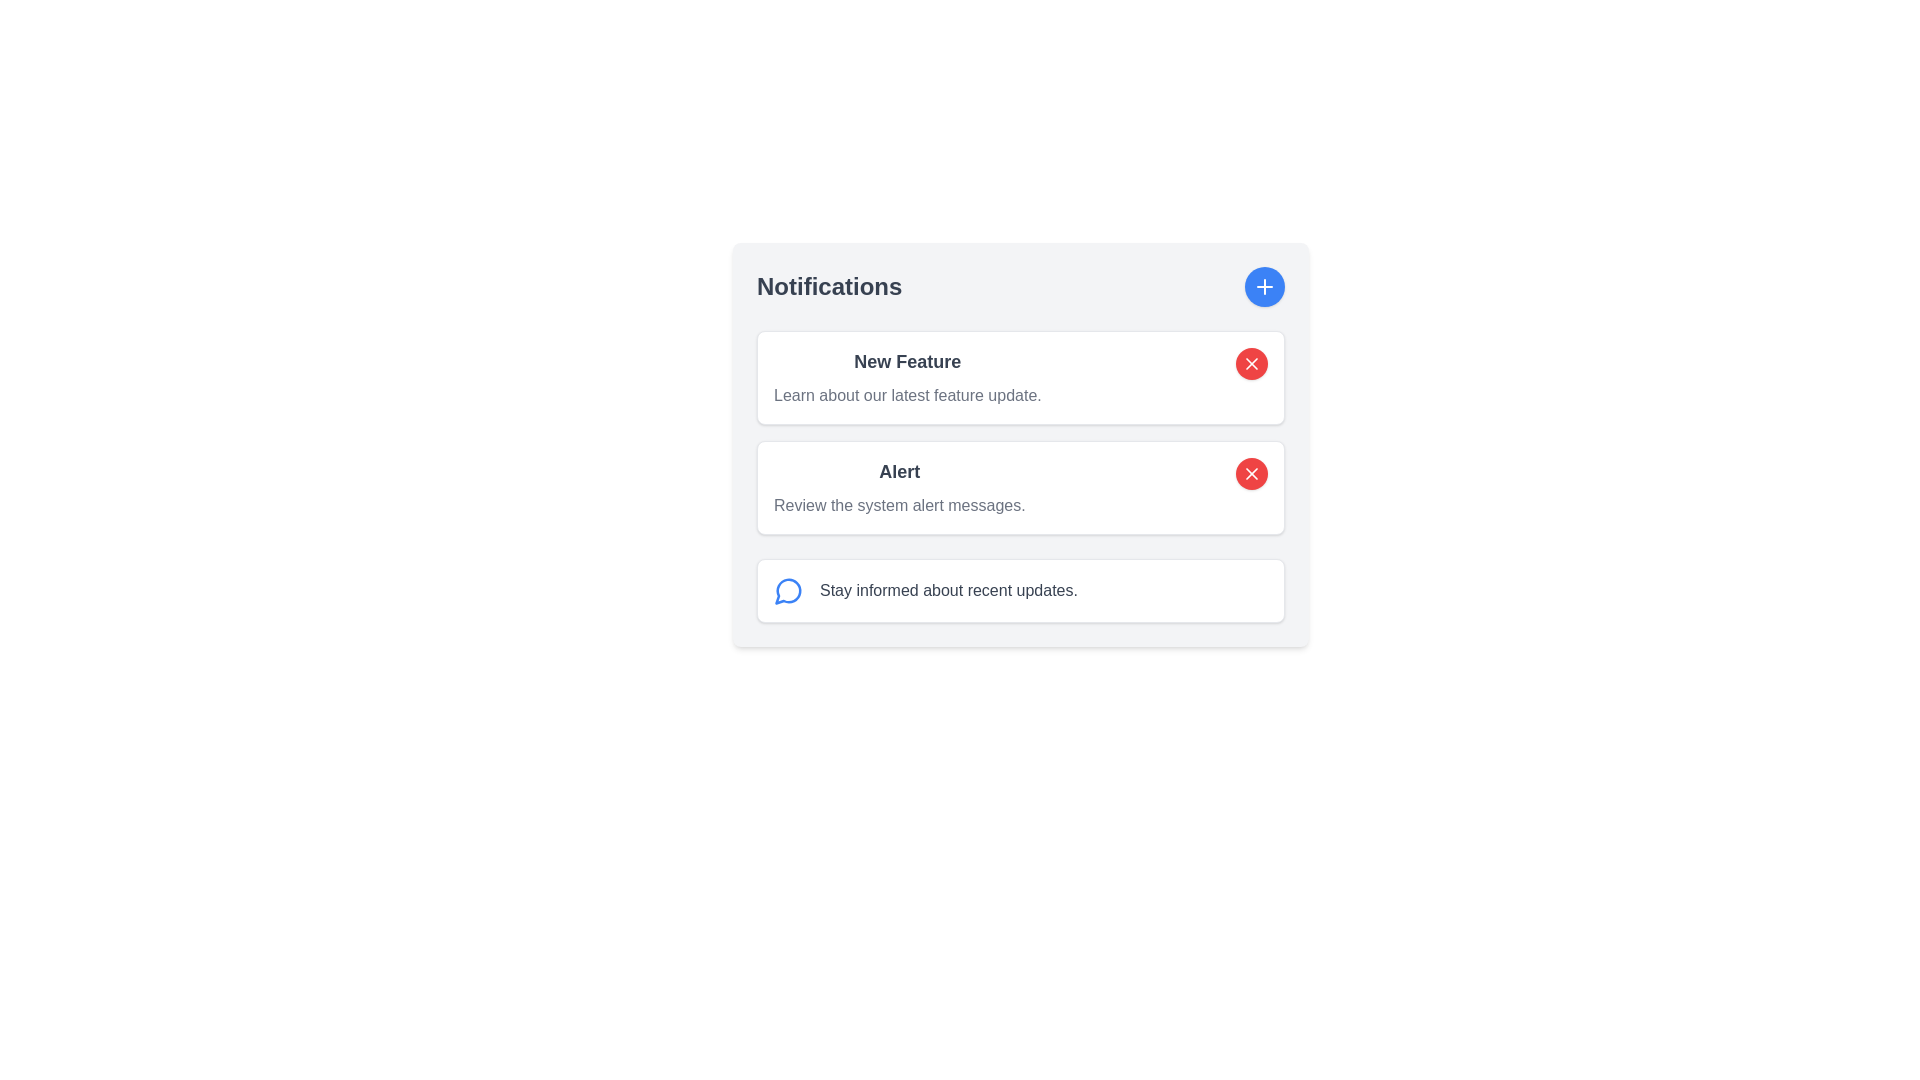 This screenshot has height=1080, width=1920. Describe the element at coordinates (787, 590) in the screenshot. I see `the circular blue button featuring a speech bubble icon located at the top-right corner of the notification card interface` at that location.